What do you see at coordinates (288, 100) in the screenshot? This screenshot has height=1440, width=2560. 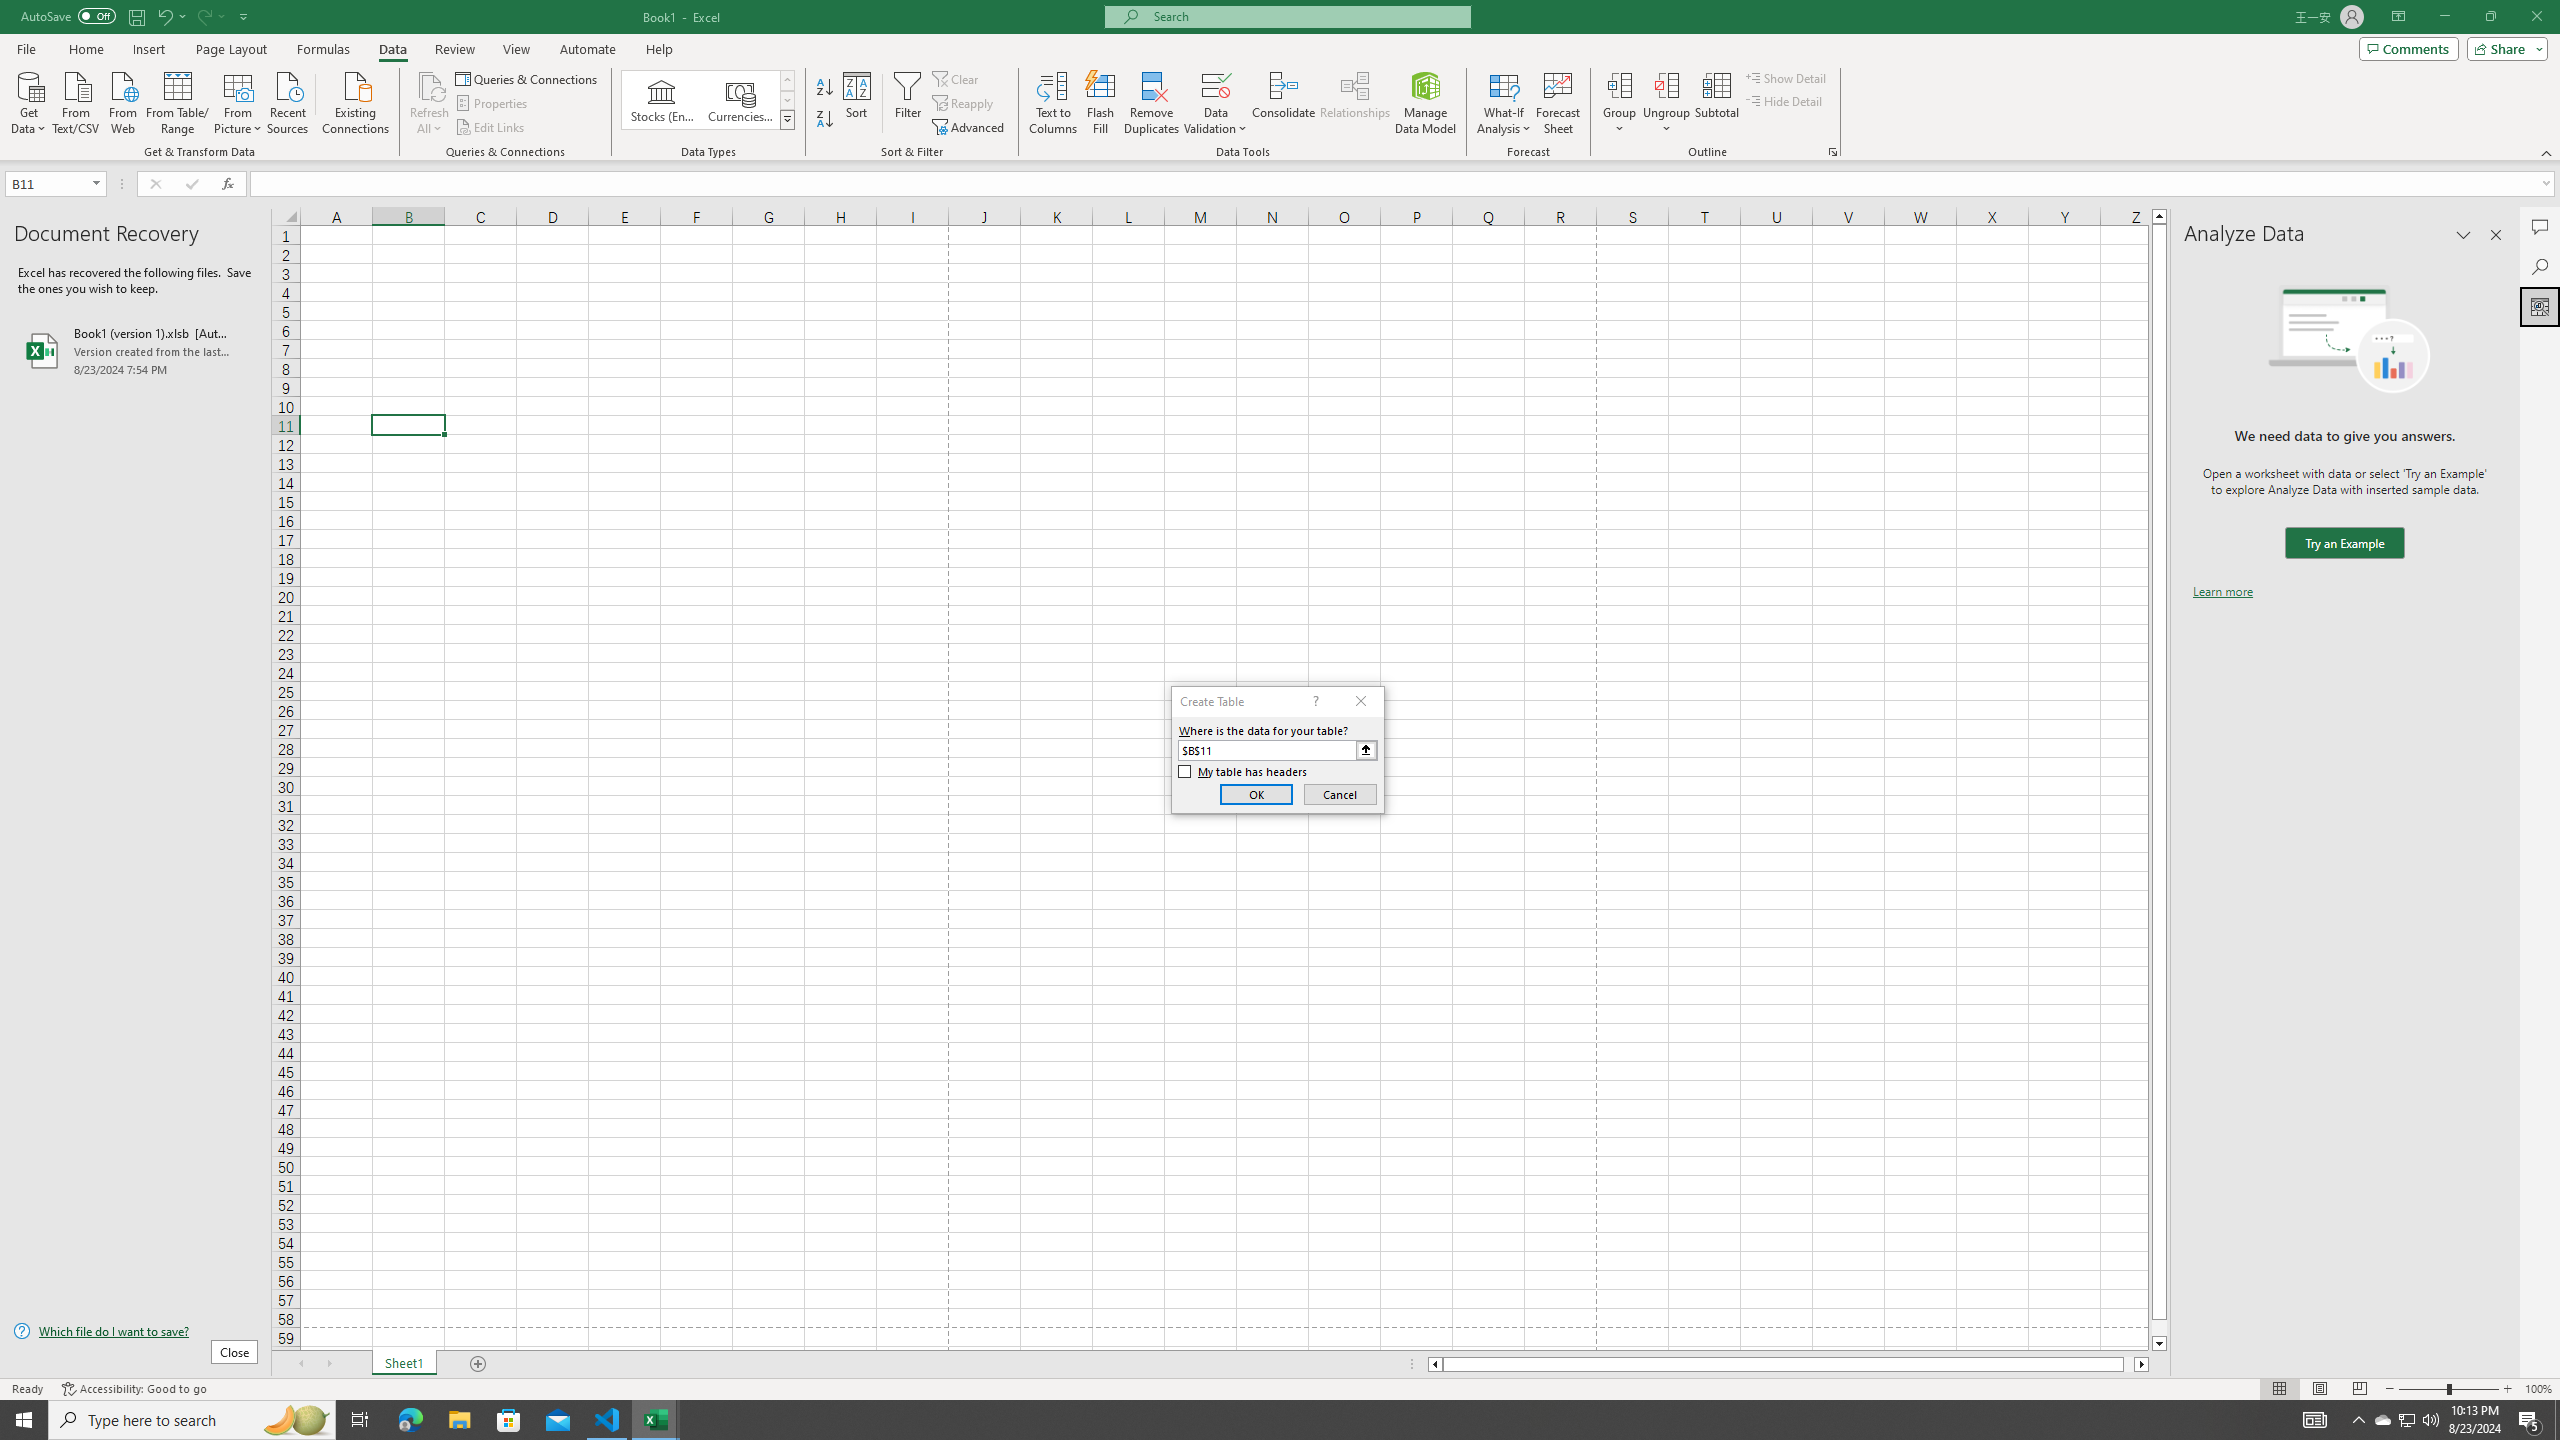 I see `'Recent Sources'` at bounding box center [288, 100].